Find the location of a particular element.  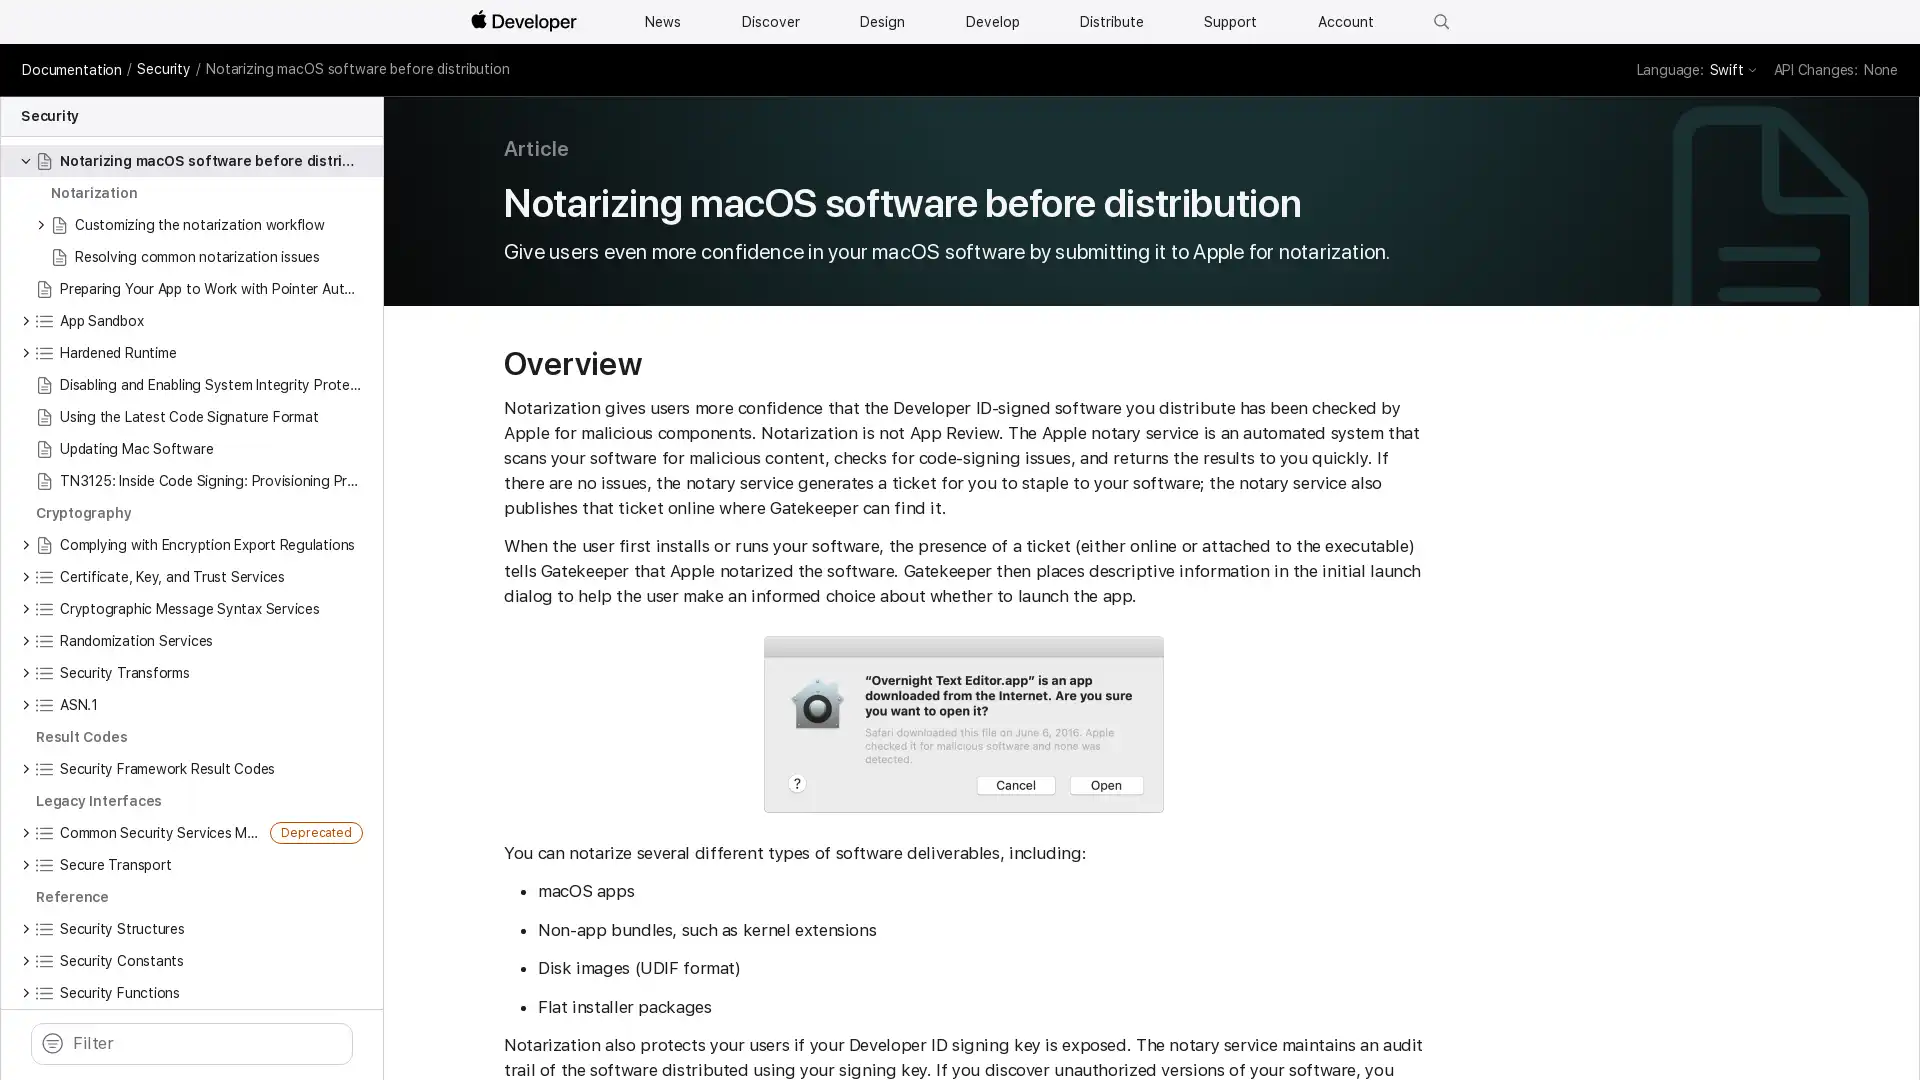

Secure Transport is located at coordinates (23, 875).